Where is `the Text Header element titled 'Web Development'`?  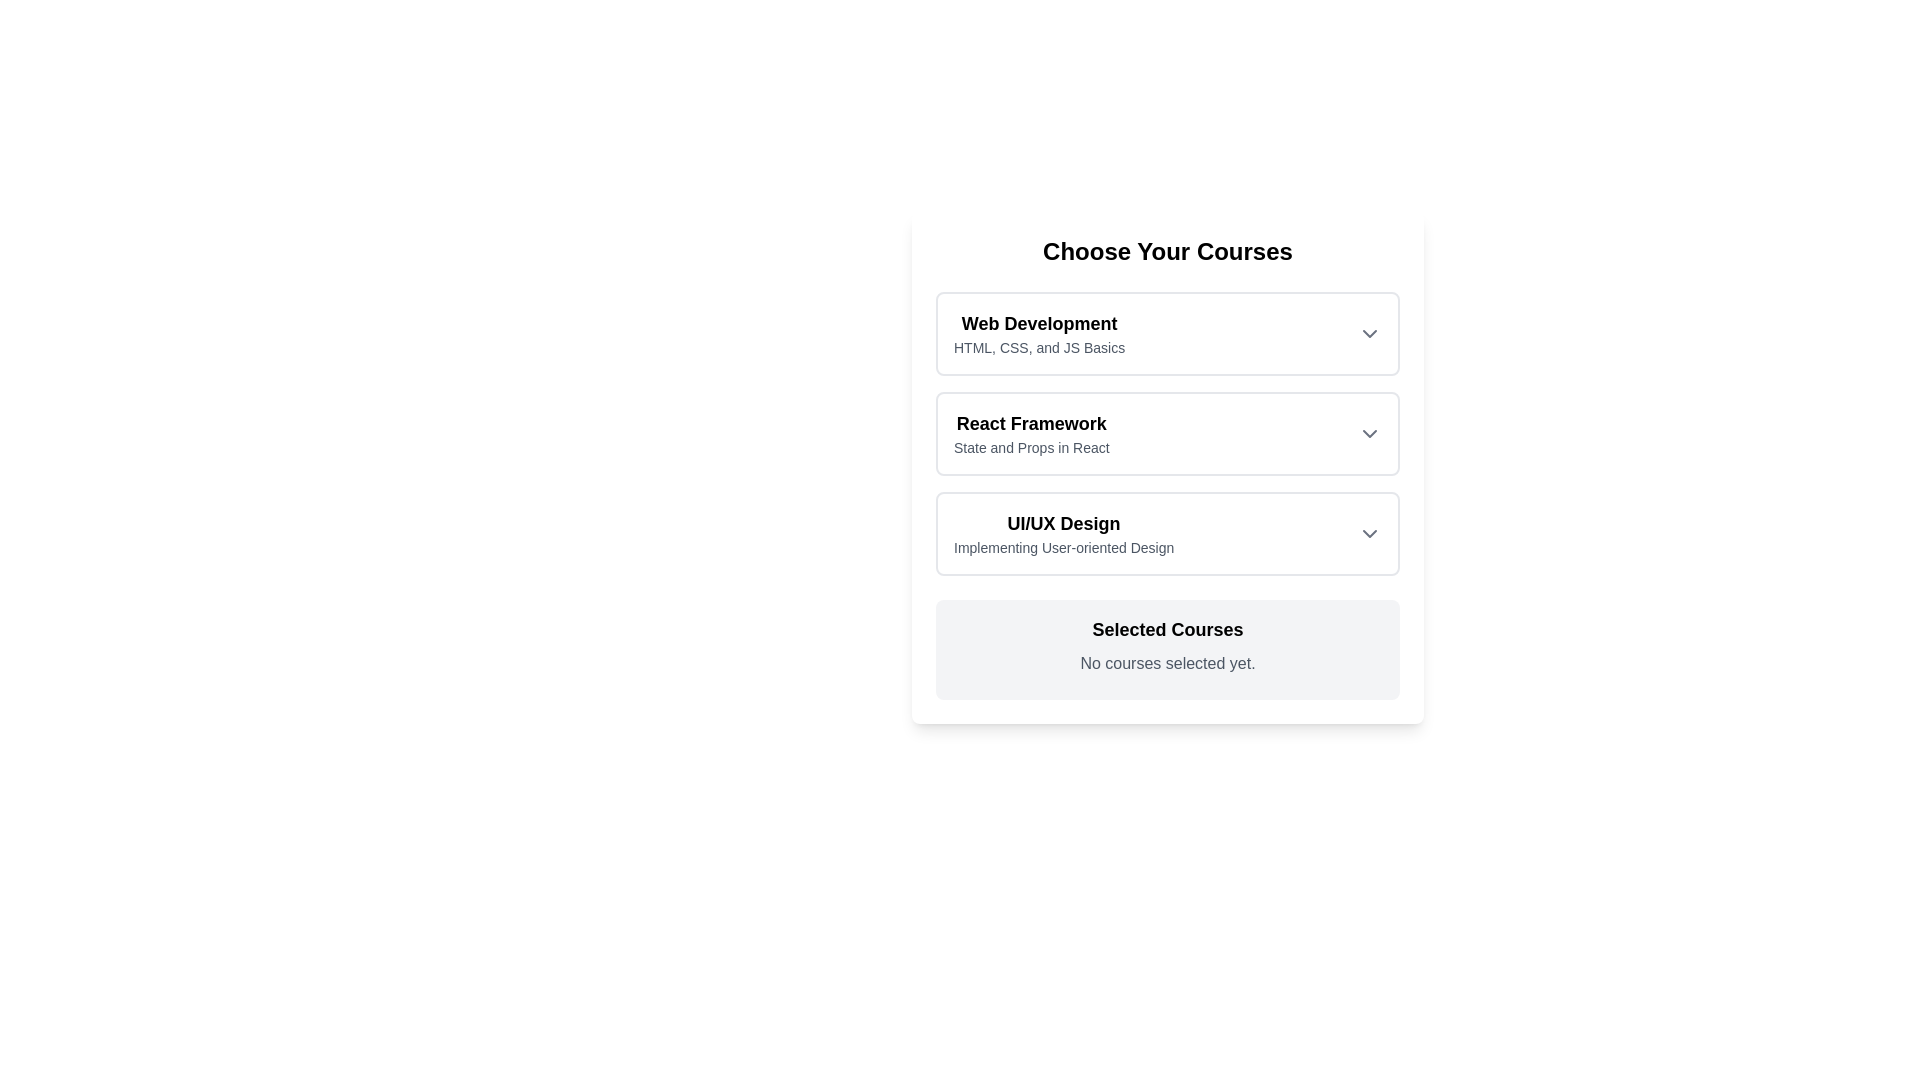 the Text Header element titled 'Web Development' is located at coordinates (1039, 323).